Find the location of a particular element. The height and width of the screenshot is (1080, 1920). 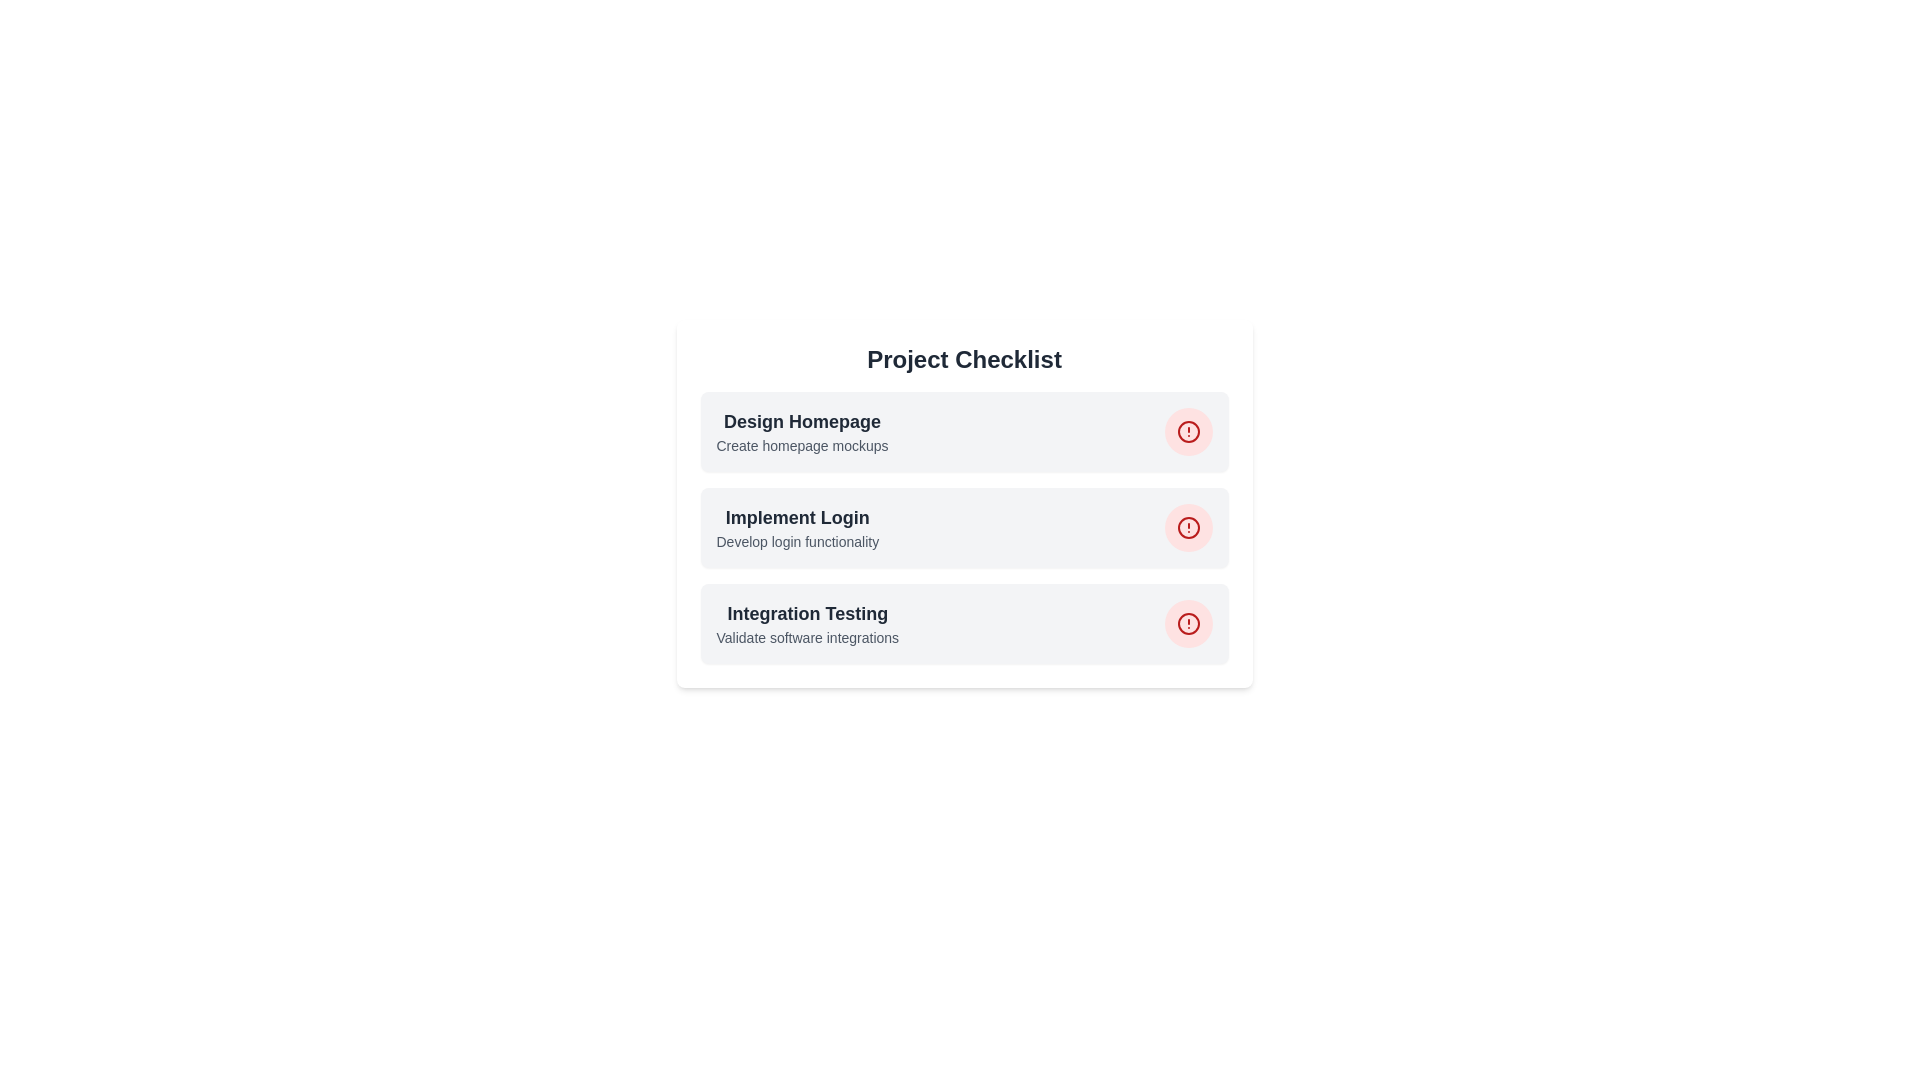

the text label that identifies the third task in the list, which is titled 'Validate software integrations' is located at coordinates (807, 612).